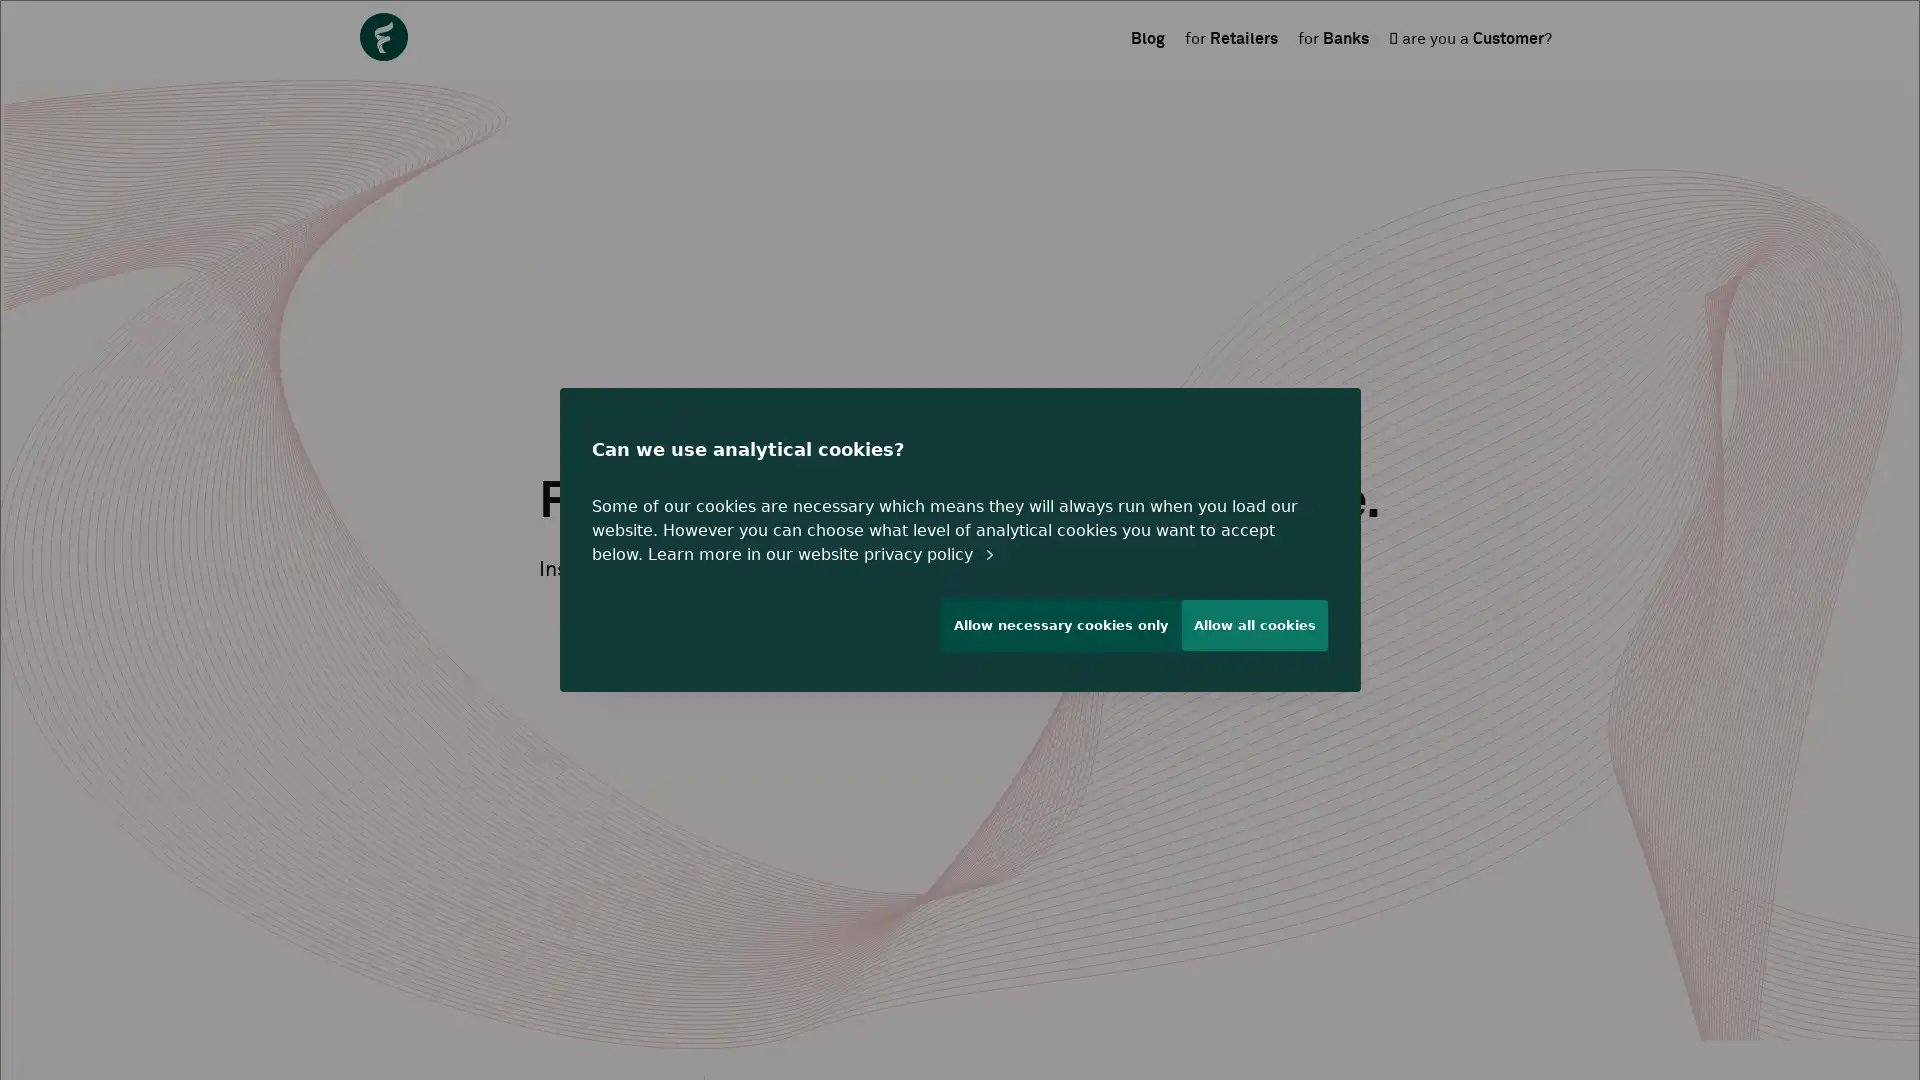  I want to click on Allow all cookies, so click(1252, 633).